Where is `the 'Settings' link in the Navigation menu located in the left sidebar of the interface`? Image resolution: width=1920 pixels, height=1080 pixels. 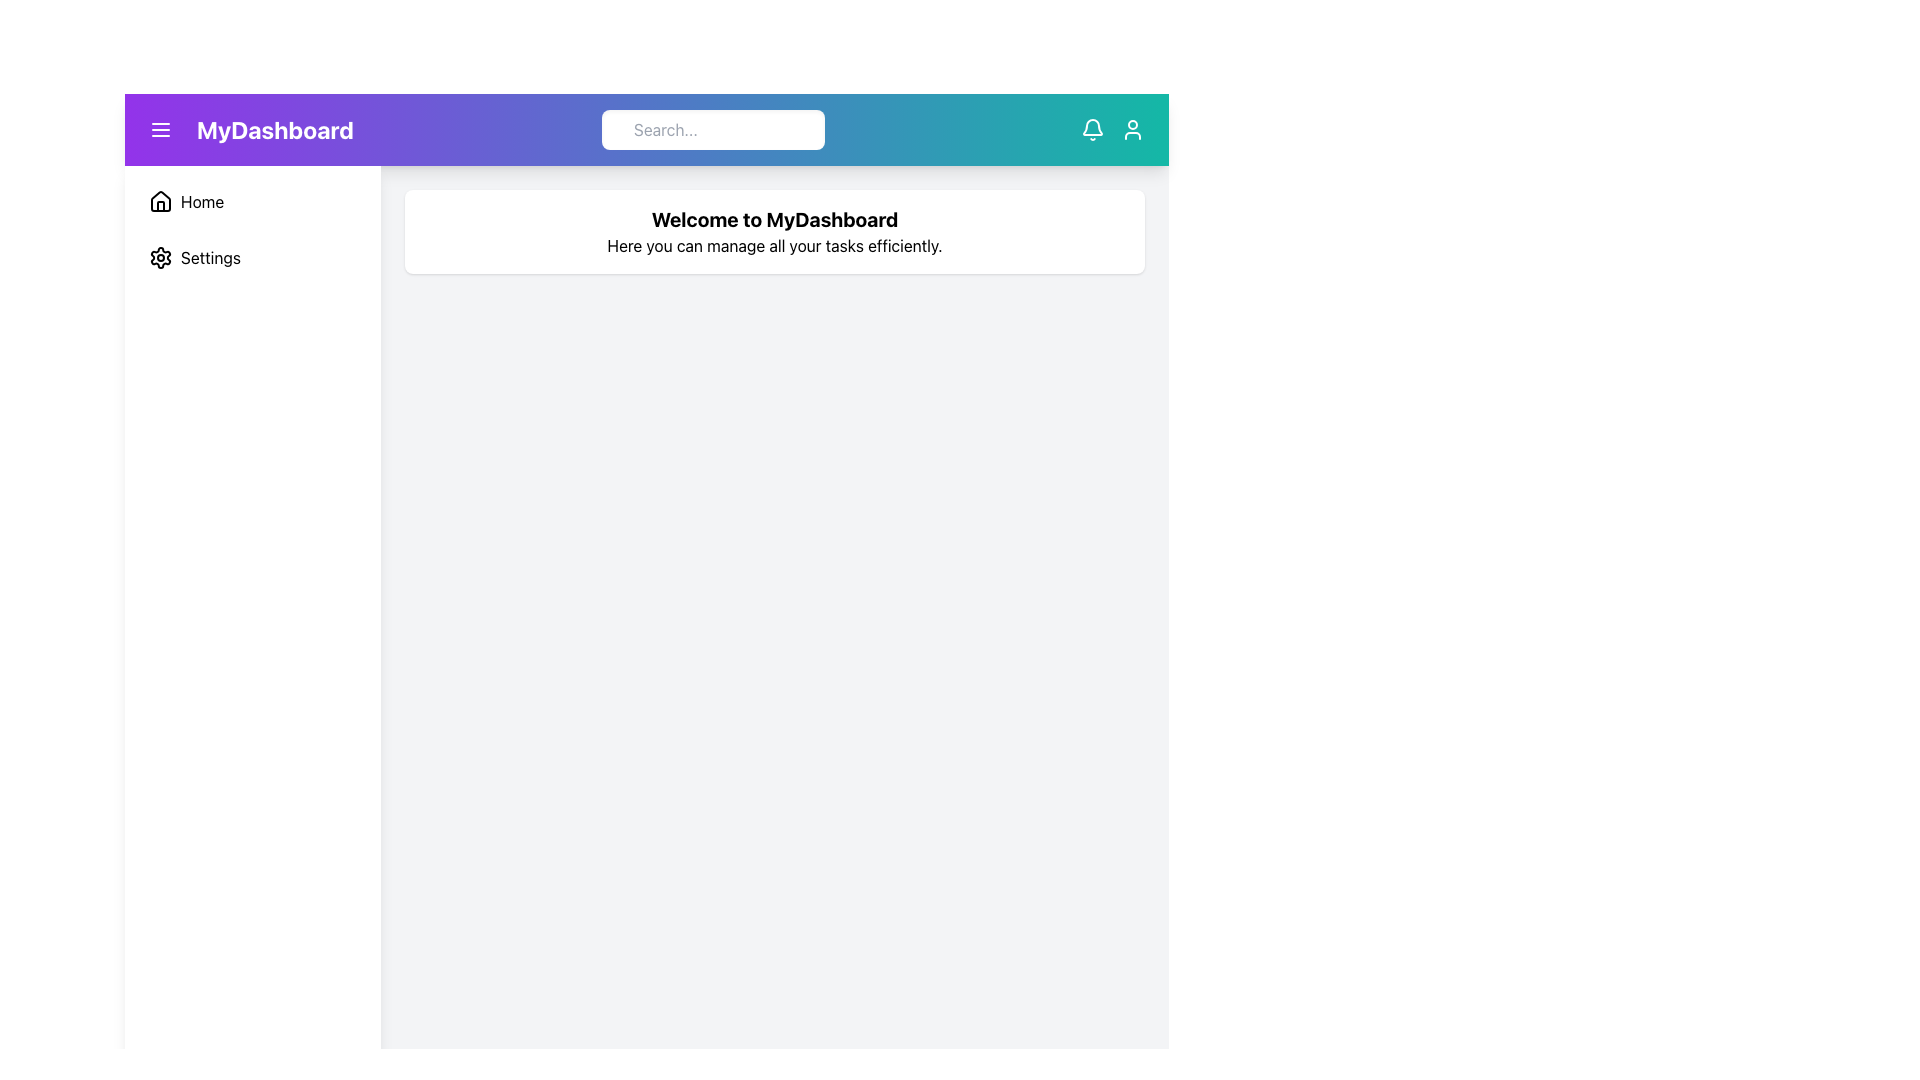 the 'Settings' link in the Navigation menu located in the left sidebar of the interface is located at coordinates (252, 229).